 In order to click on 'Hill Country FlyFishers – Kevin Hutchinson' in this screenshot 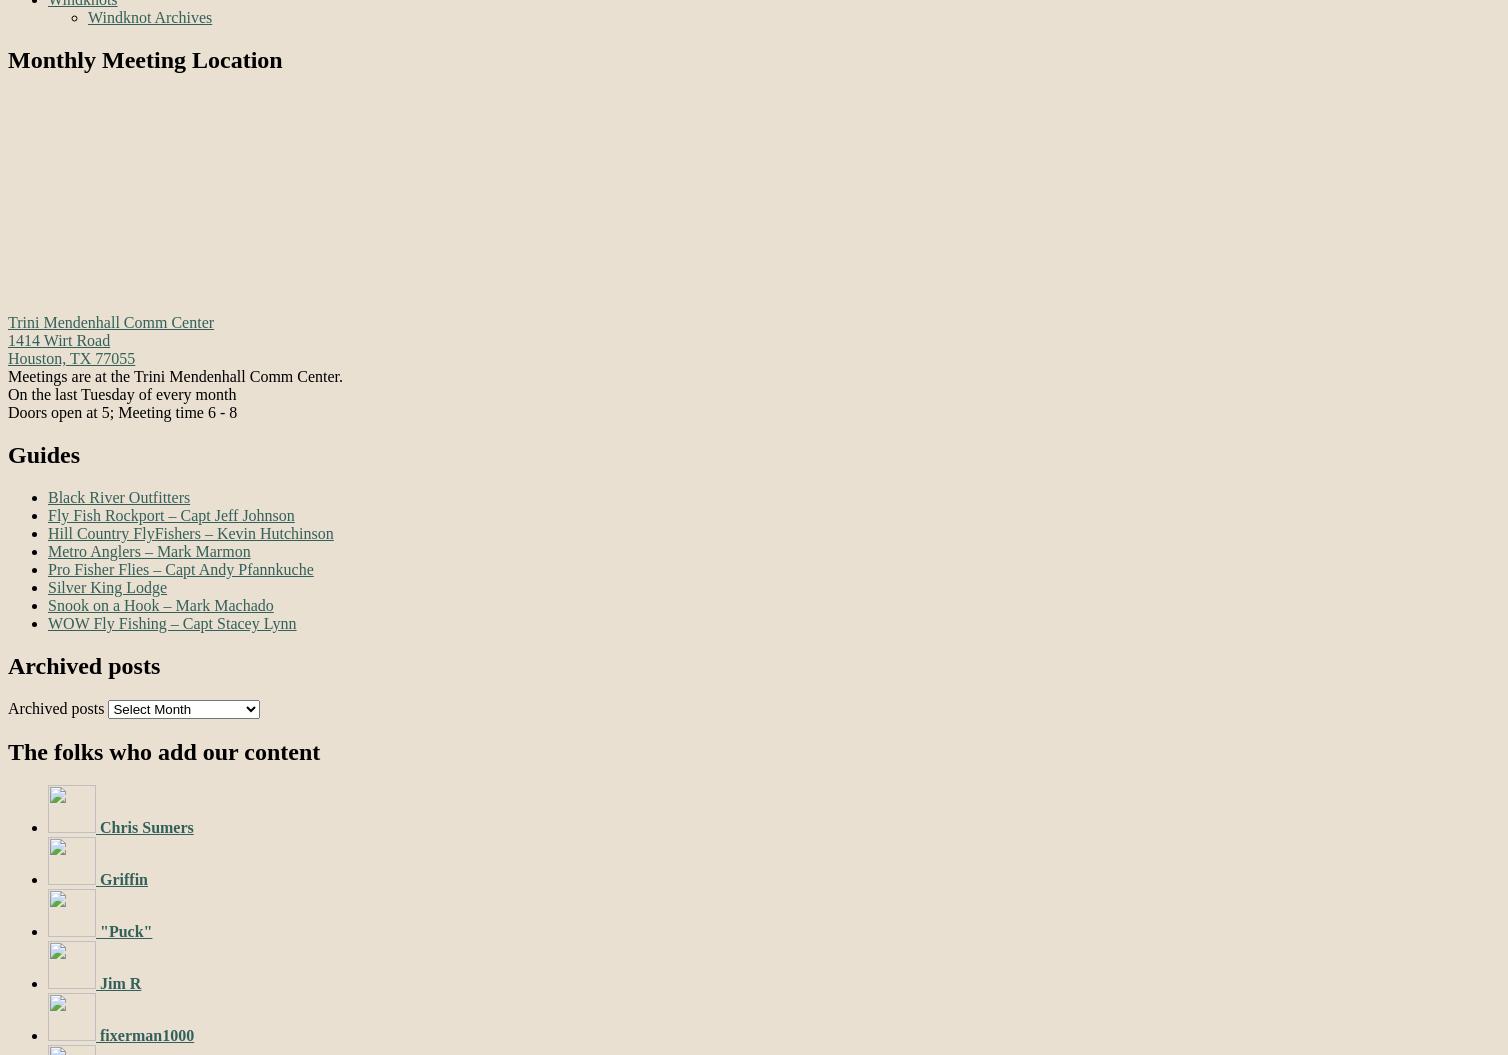, I will do `click(47, 531)`.